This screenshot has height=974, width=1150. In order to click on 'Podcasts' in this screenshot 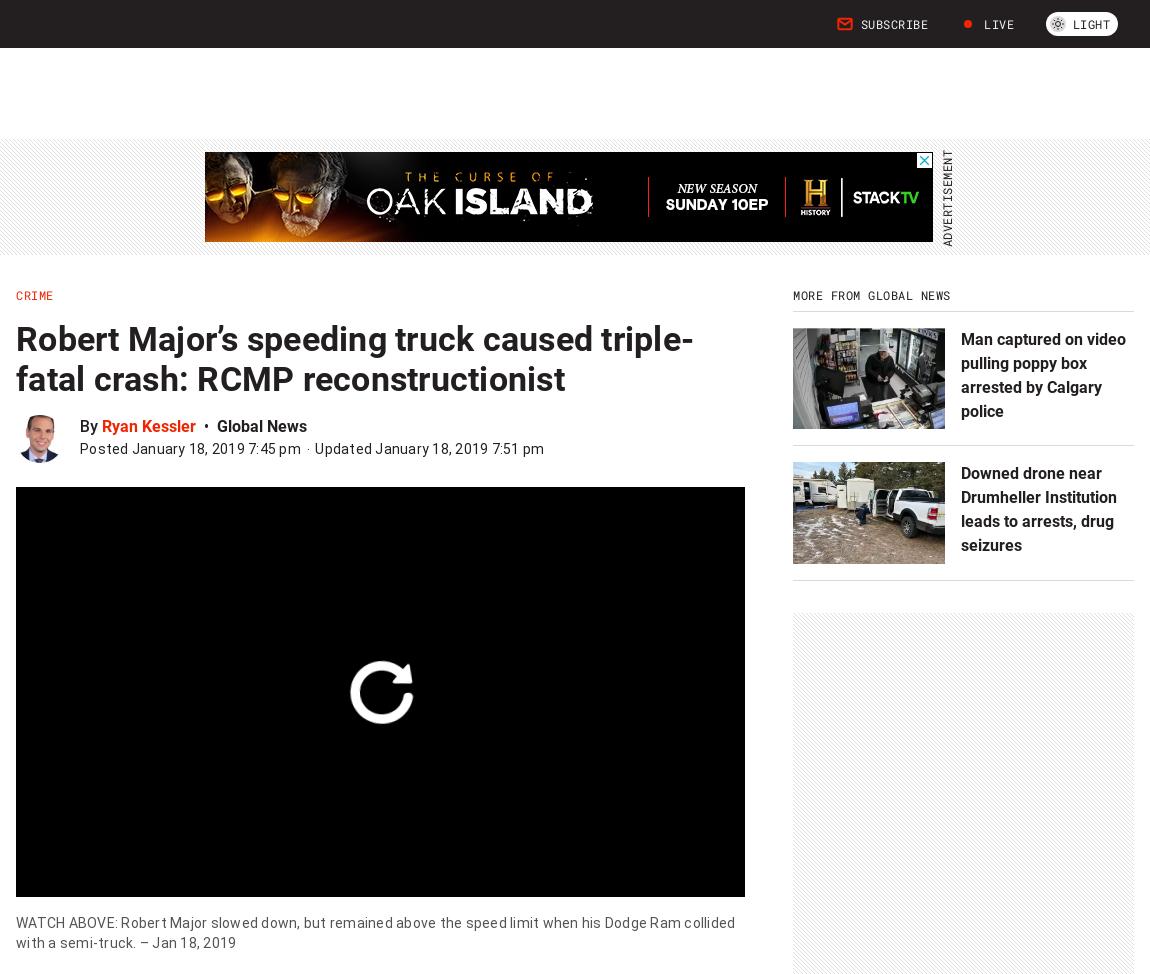, I will do `click(441, 34)`.